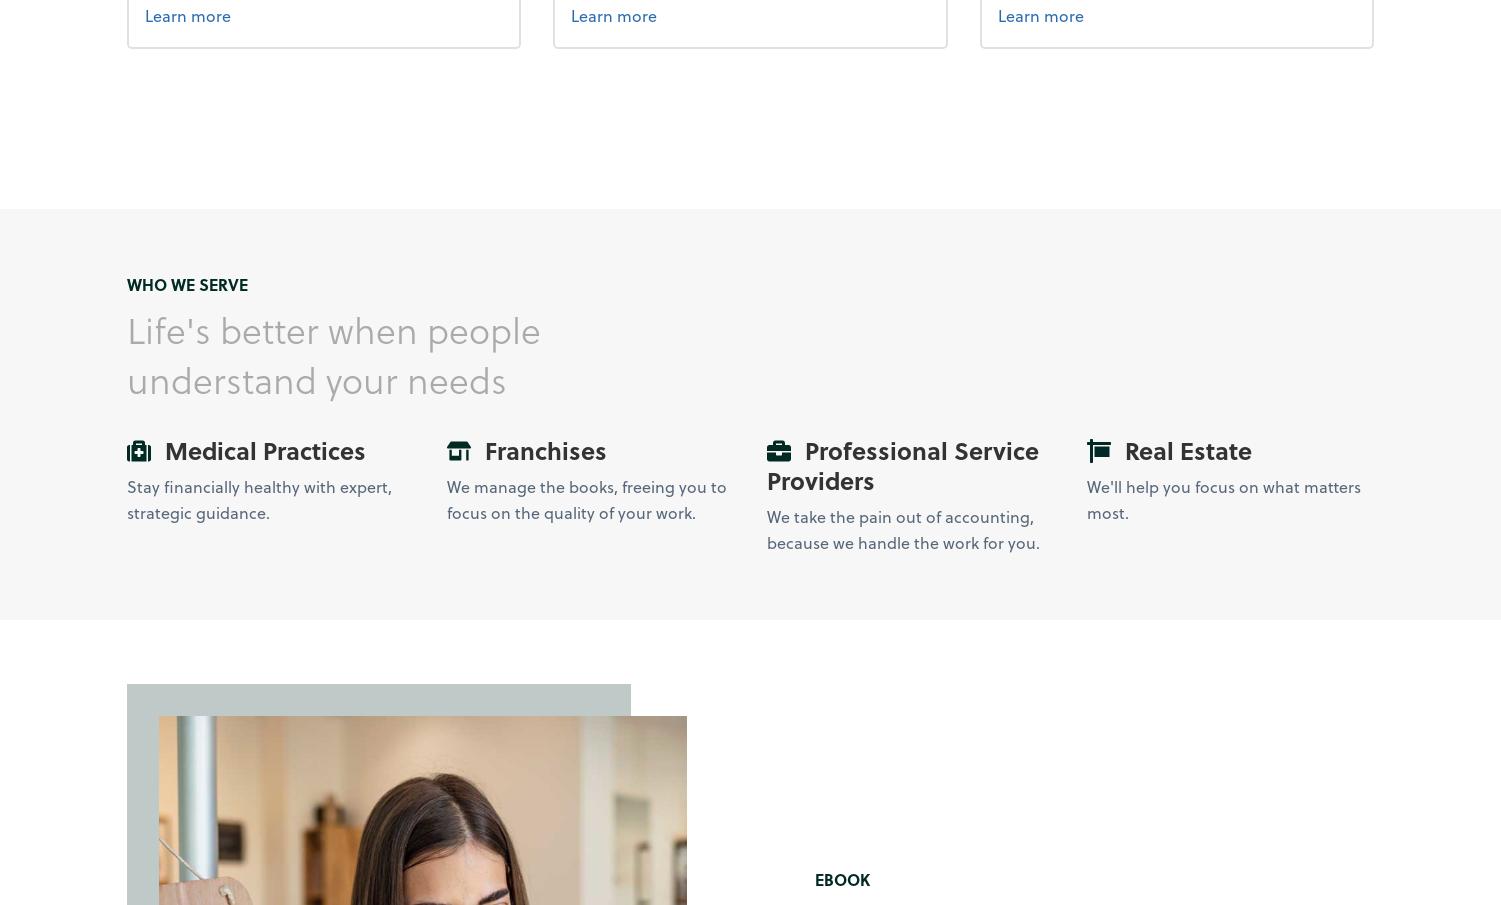 This screenshot has height=905, width=1501. Describe the element at coordinates (257, 499) in the screenshot. I see `'Stay financially healthy with expert, strategic guidance.'` at that location.